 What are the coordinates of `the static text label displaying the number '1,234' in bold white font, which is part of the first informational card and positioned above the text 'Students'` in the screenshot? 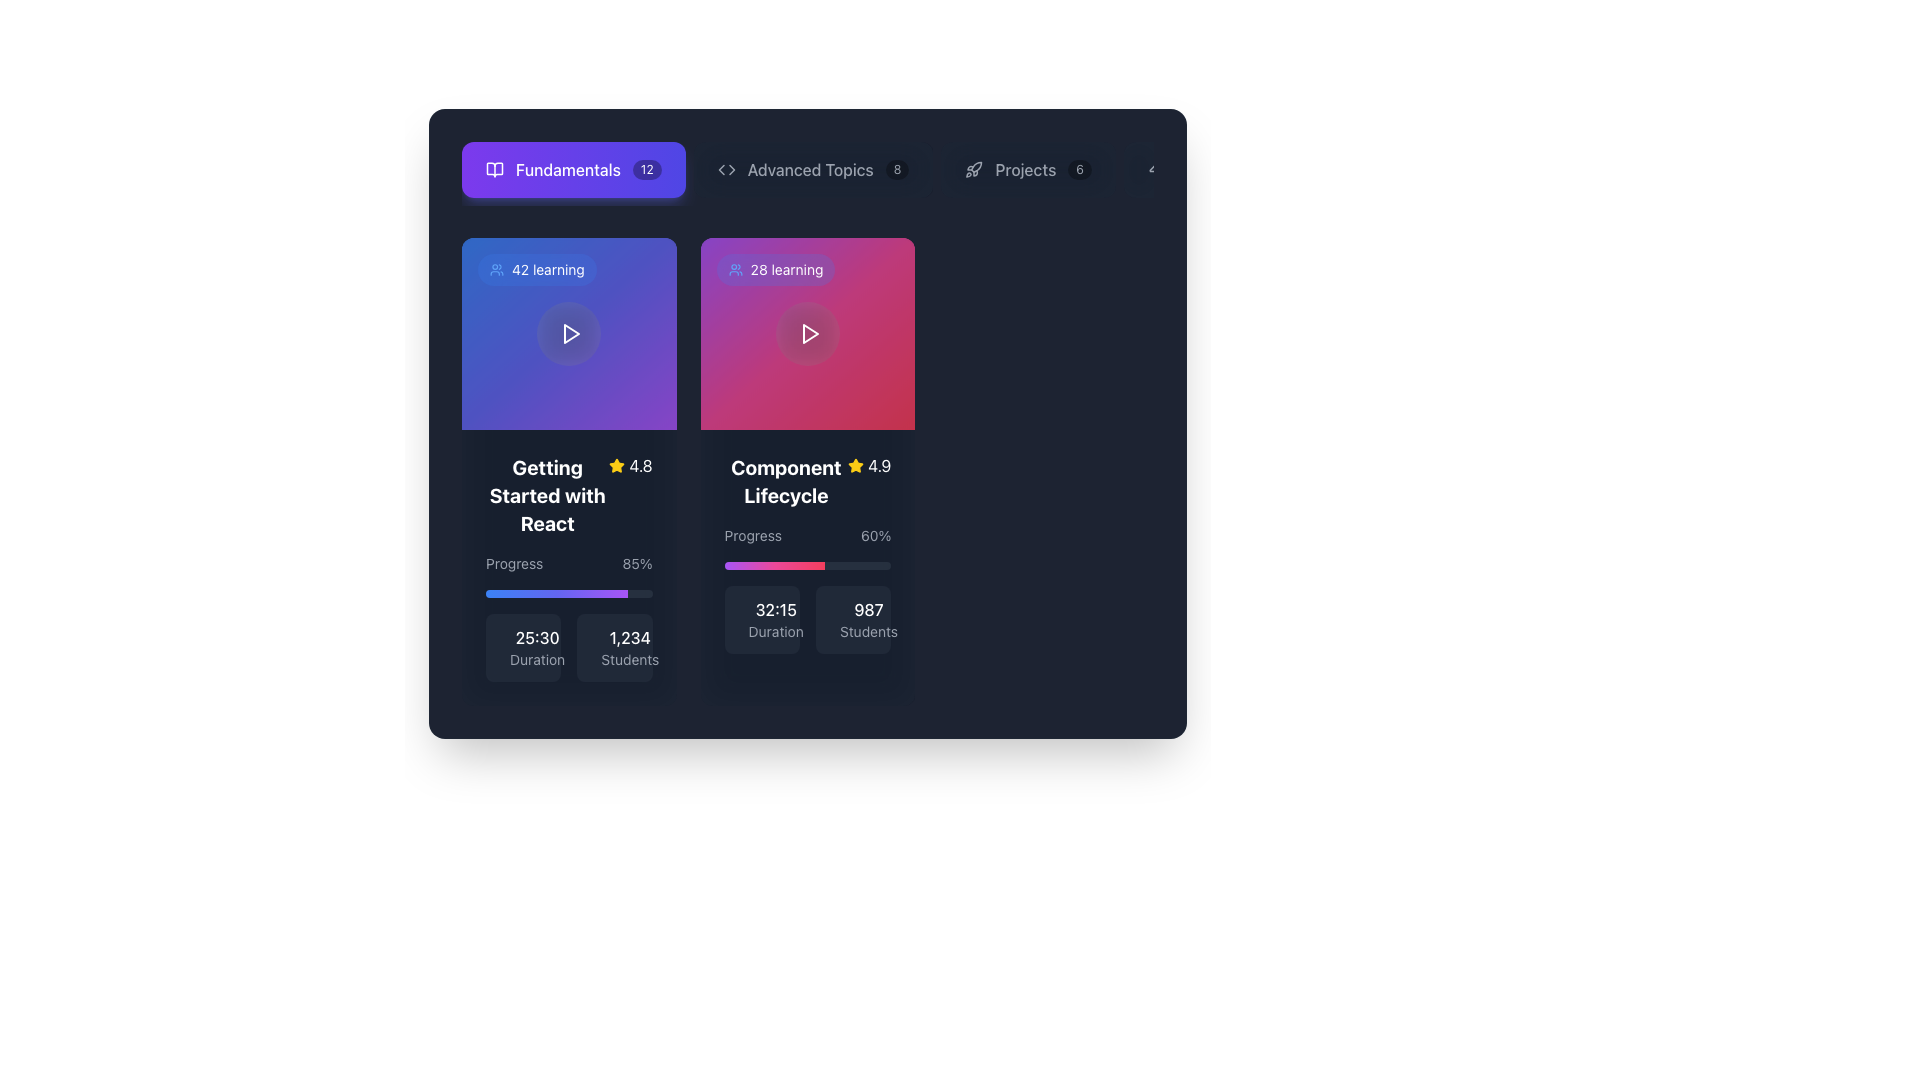 It's located at (629, 637).